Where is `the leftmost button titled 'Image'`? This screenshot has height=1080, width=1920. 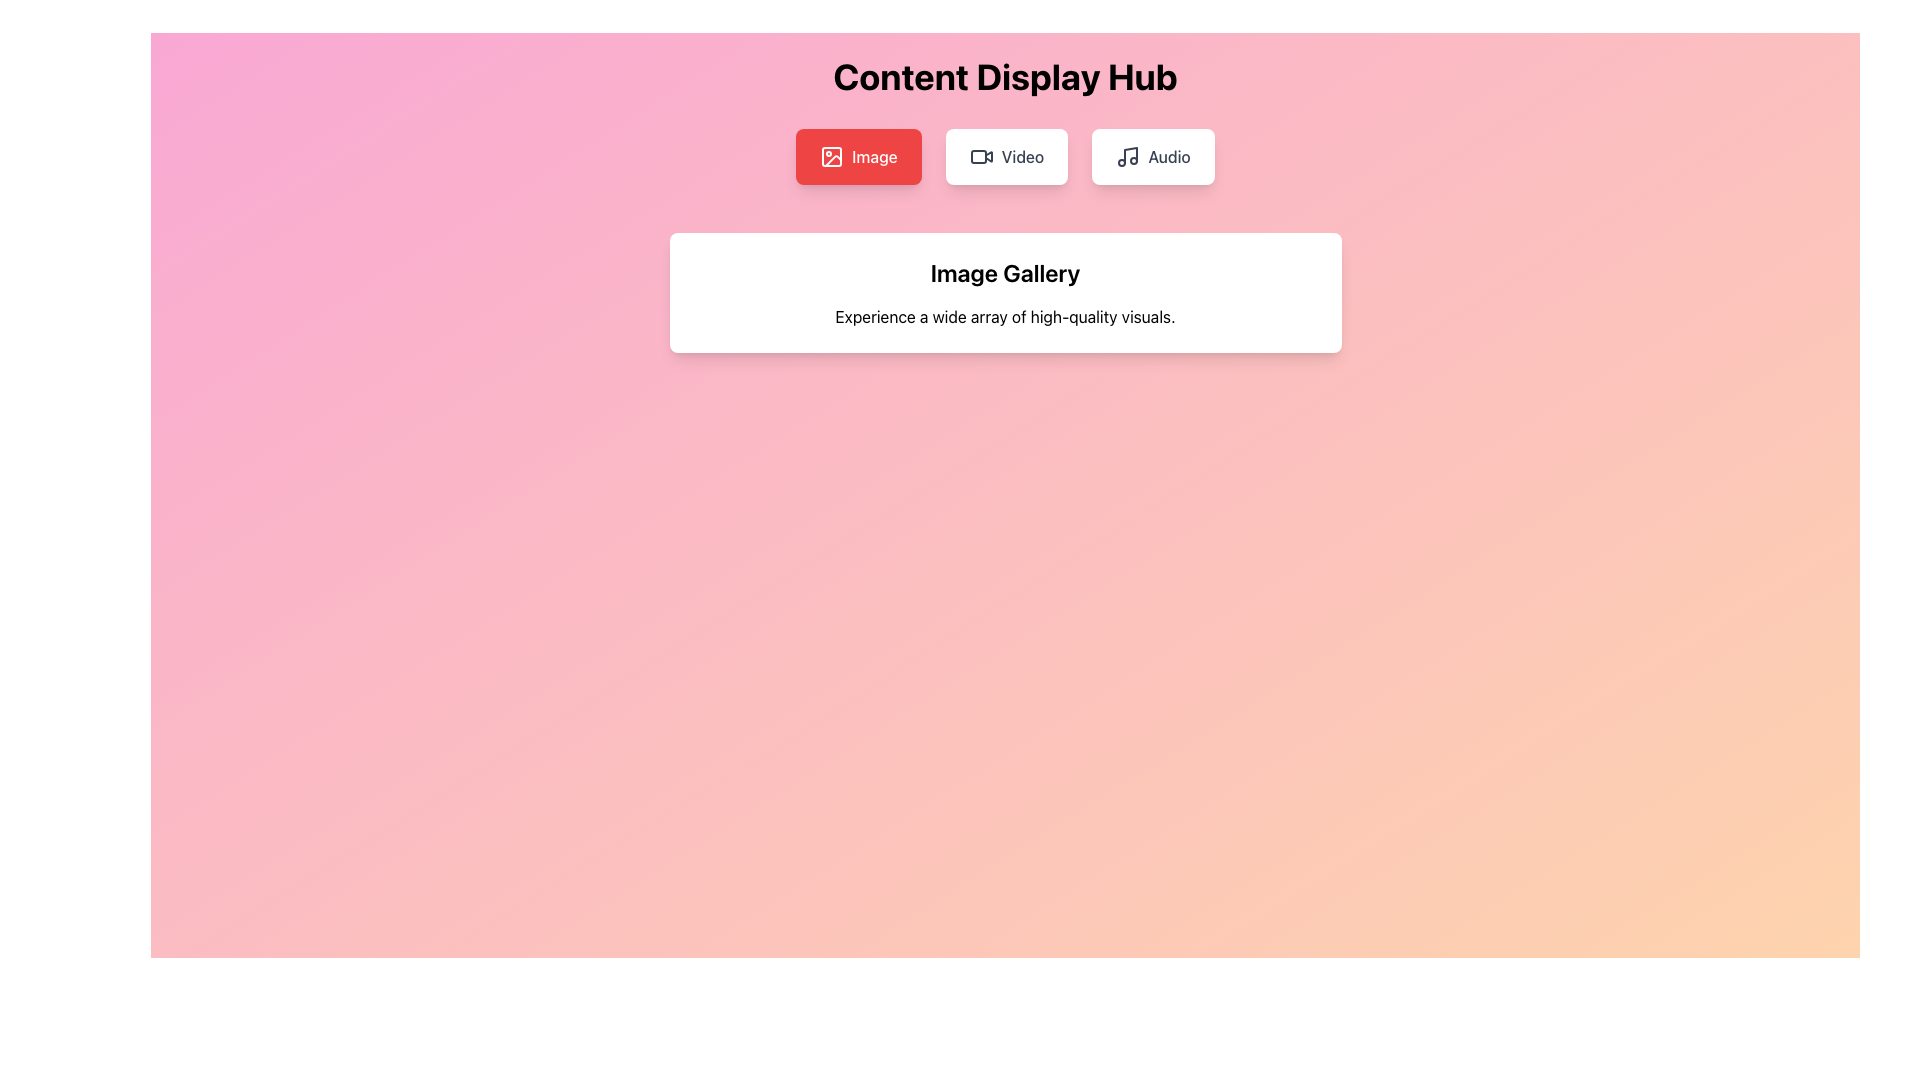 the leftmost button titled 'Image' is located at coordinates (859, 156).